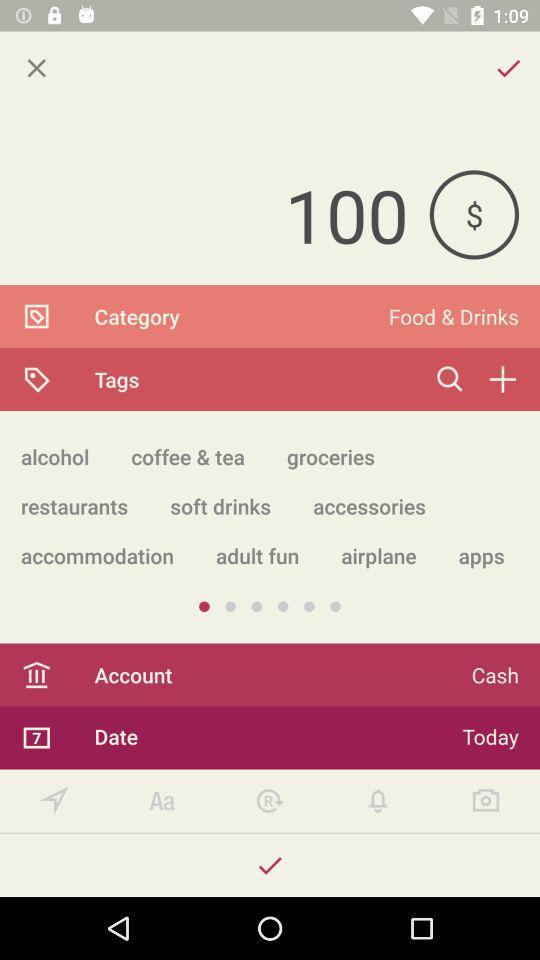  Describe the element at coordinates (55, 456) in the screenshot. I see `alcohol app` at that location.